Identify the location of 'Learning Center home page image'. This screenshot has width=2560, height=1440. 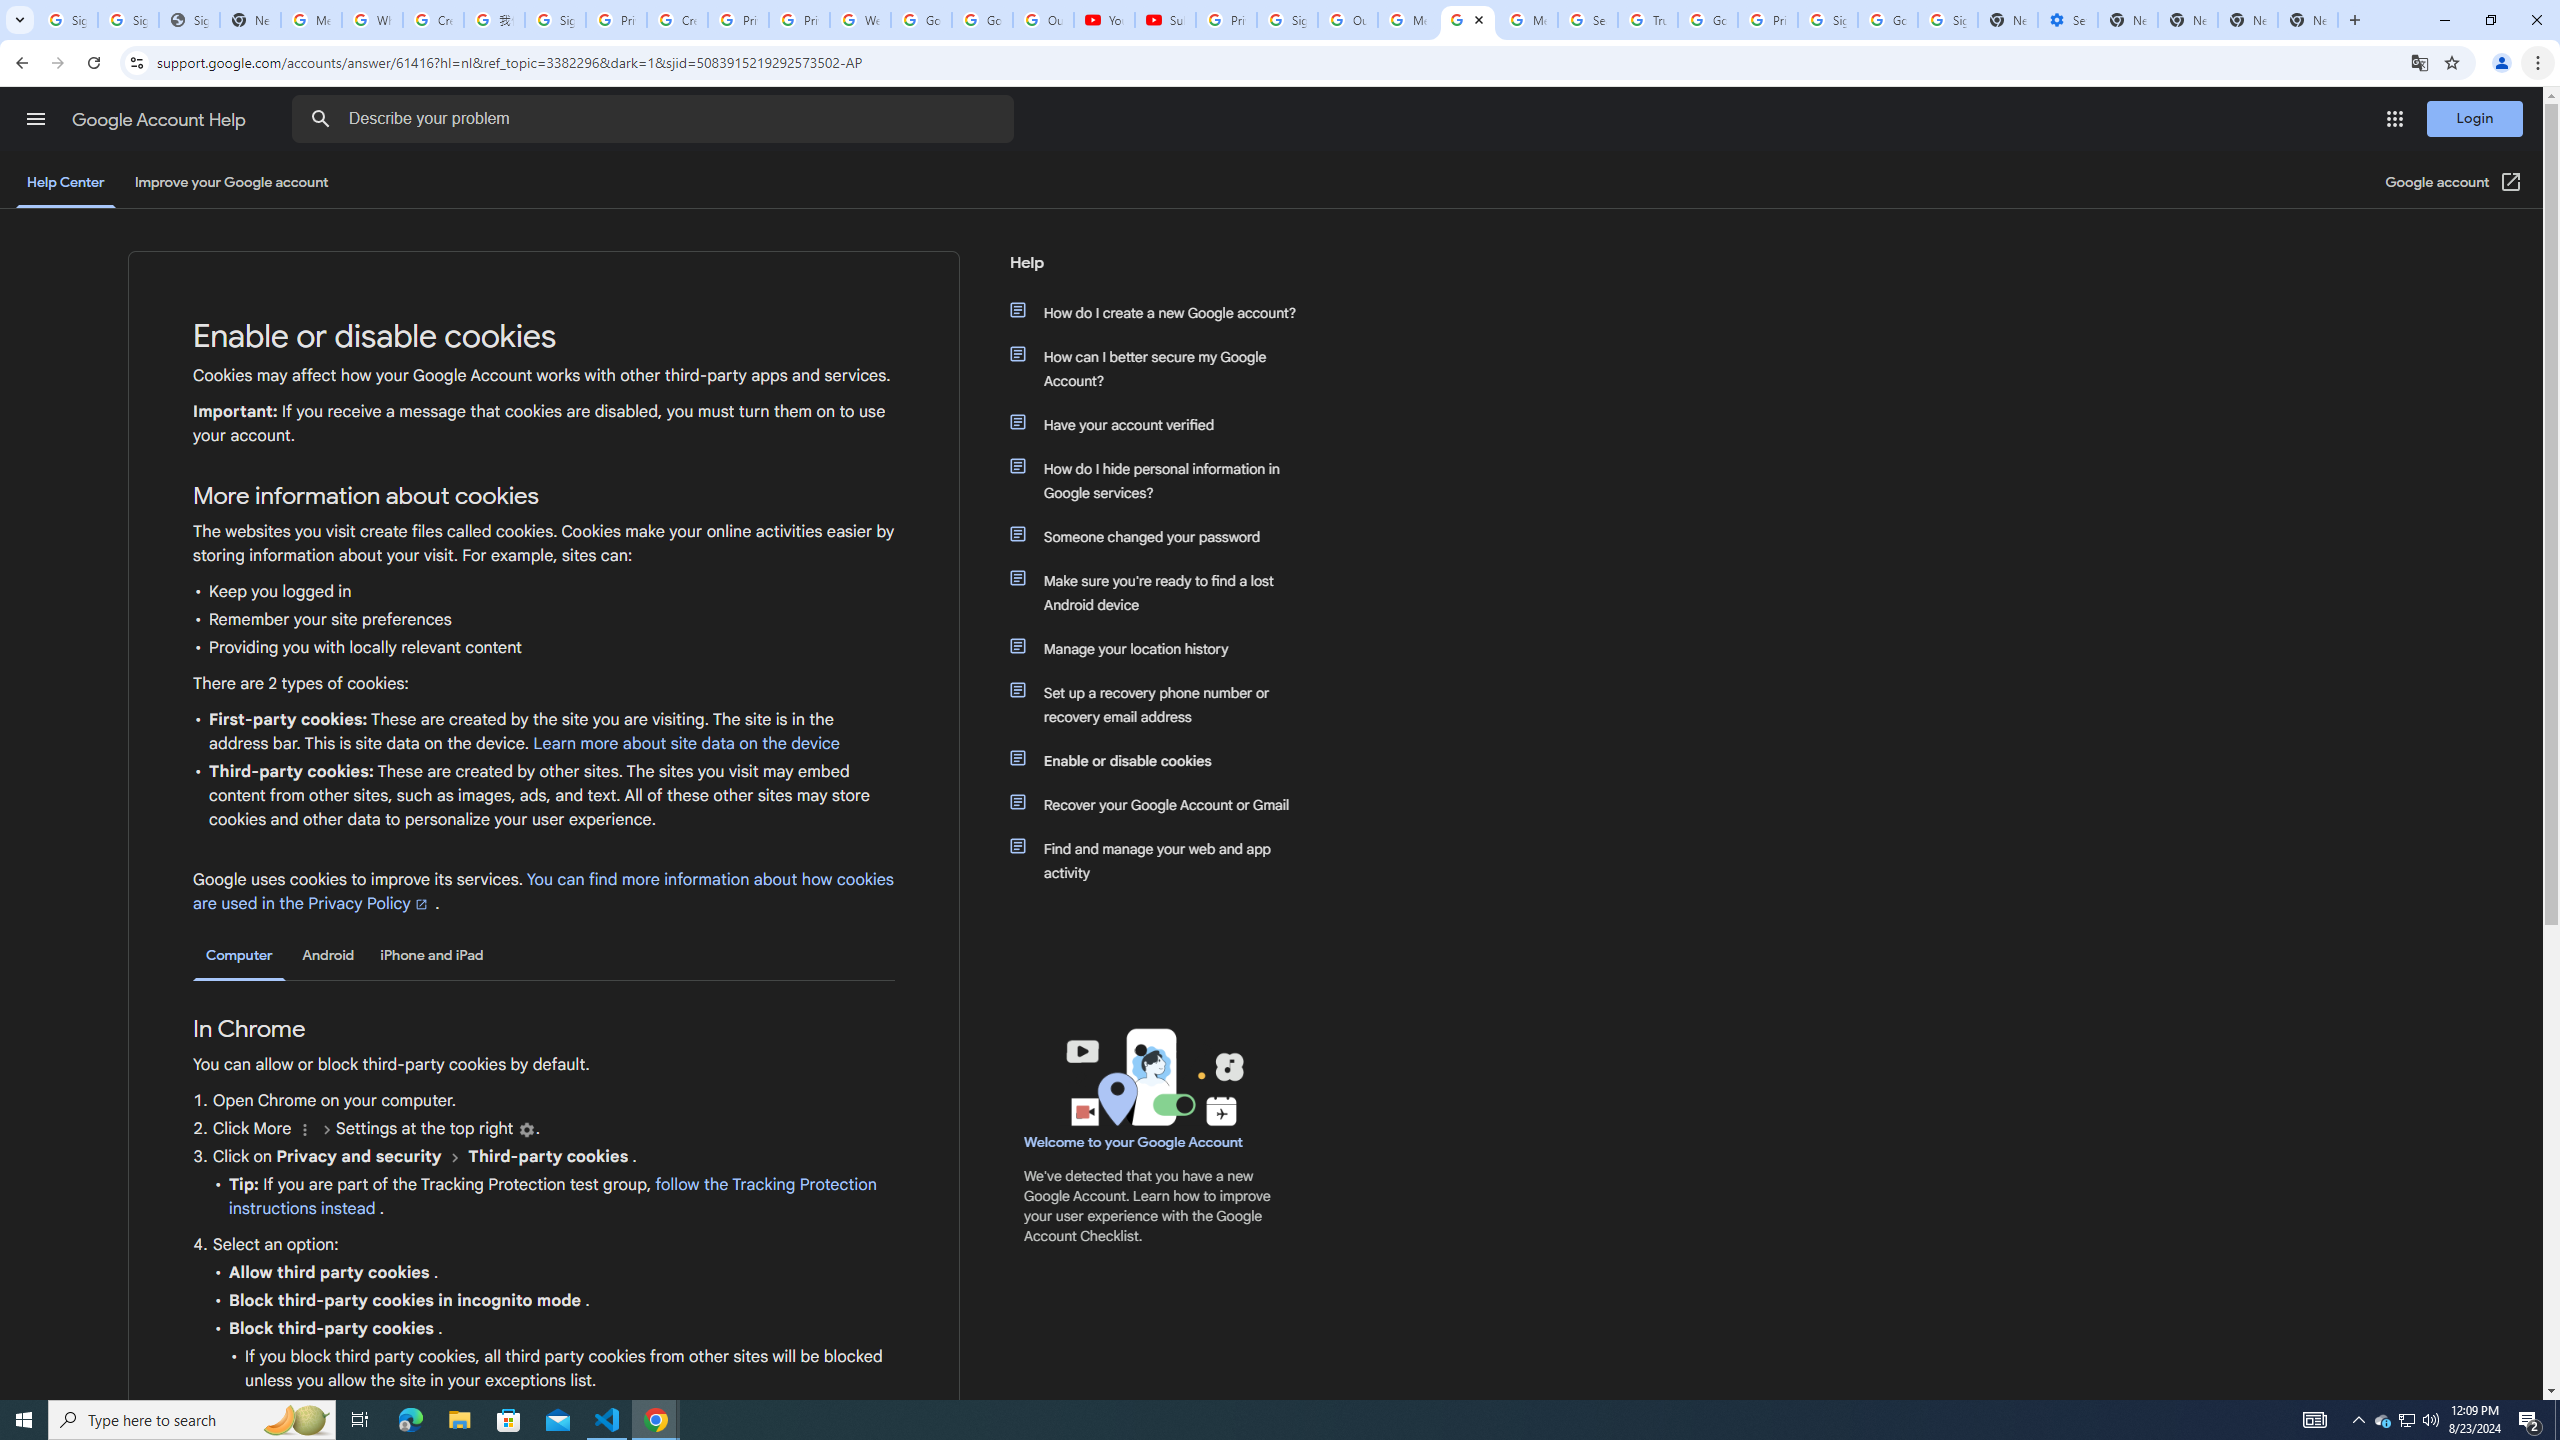
(1151, 1076).